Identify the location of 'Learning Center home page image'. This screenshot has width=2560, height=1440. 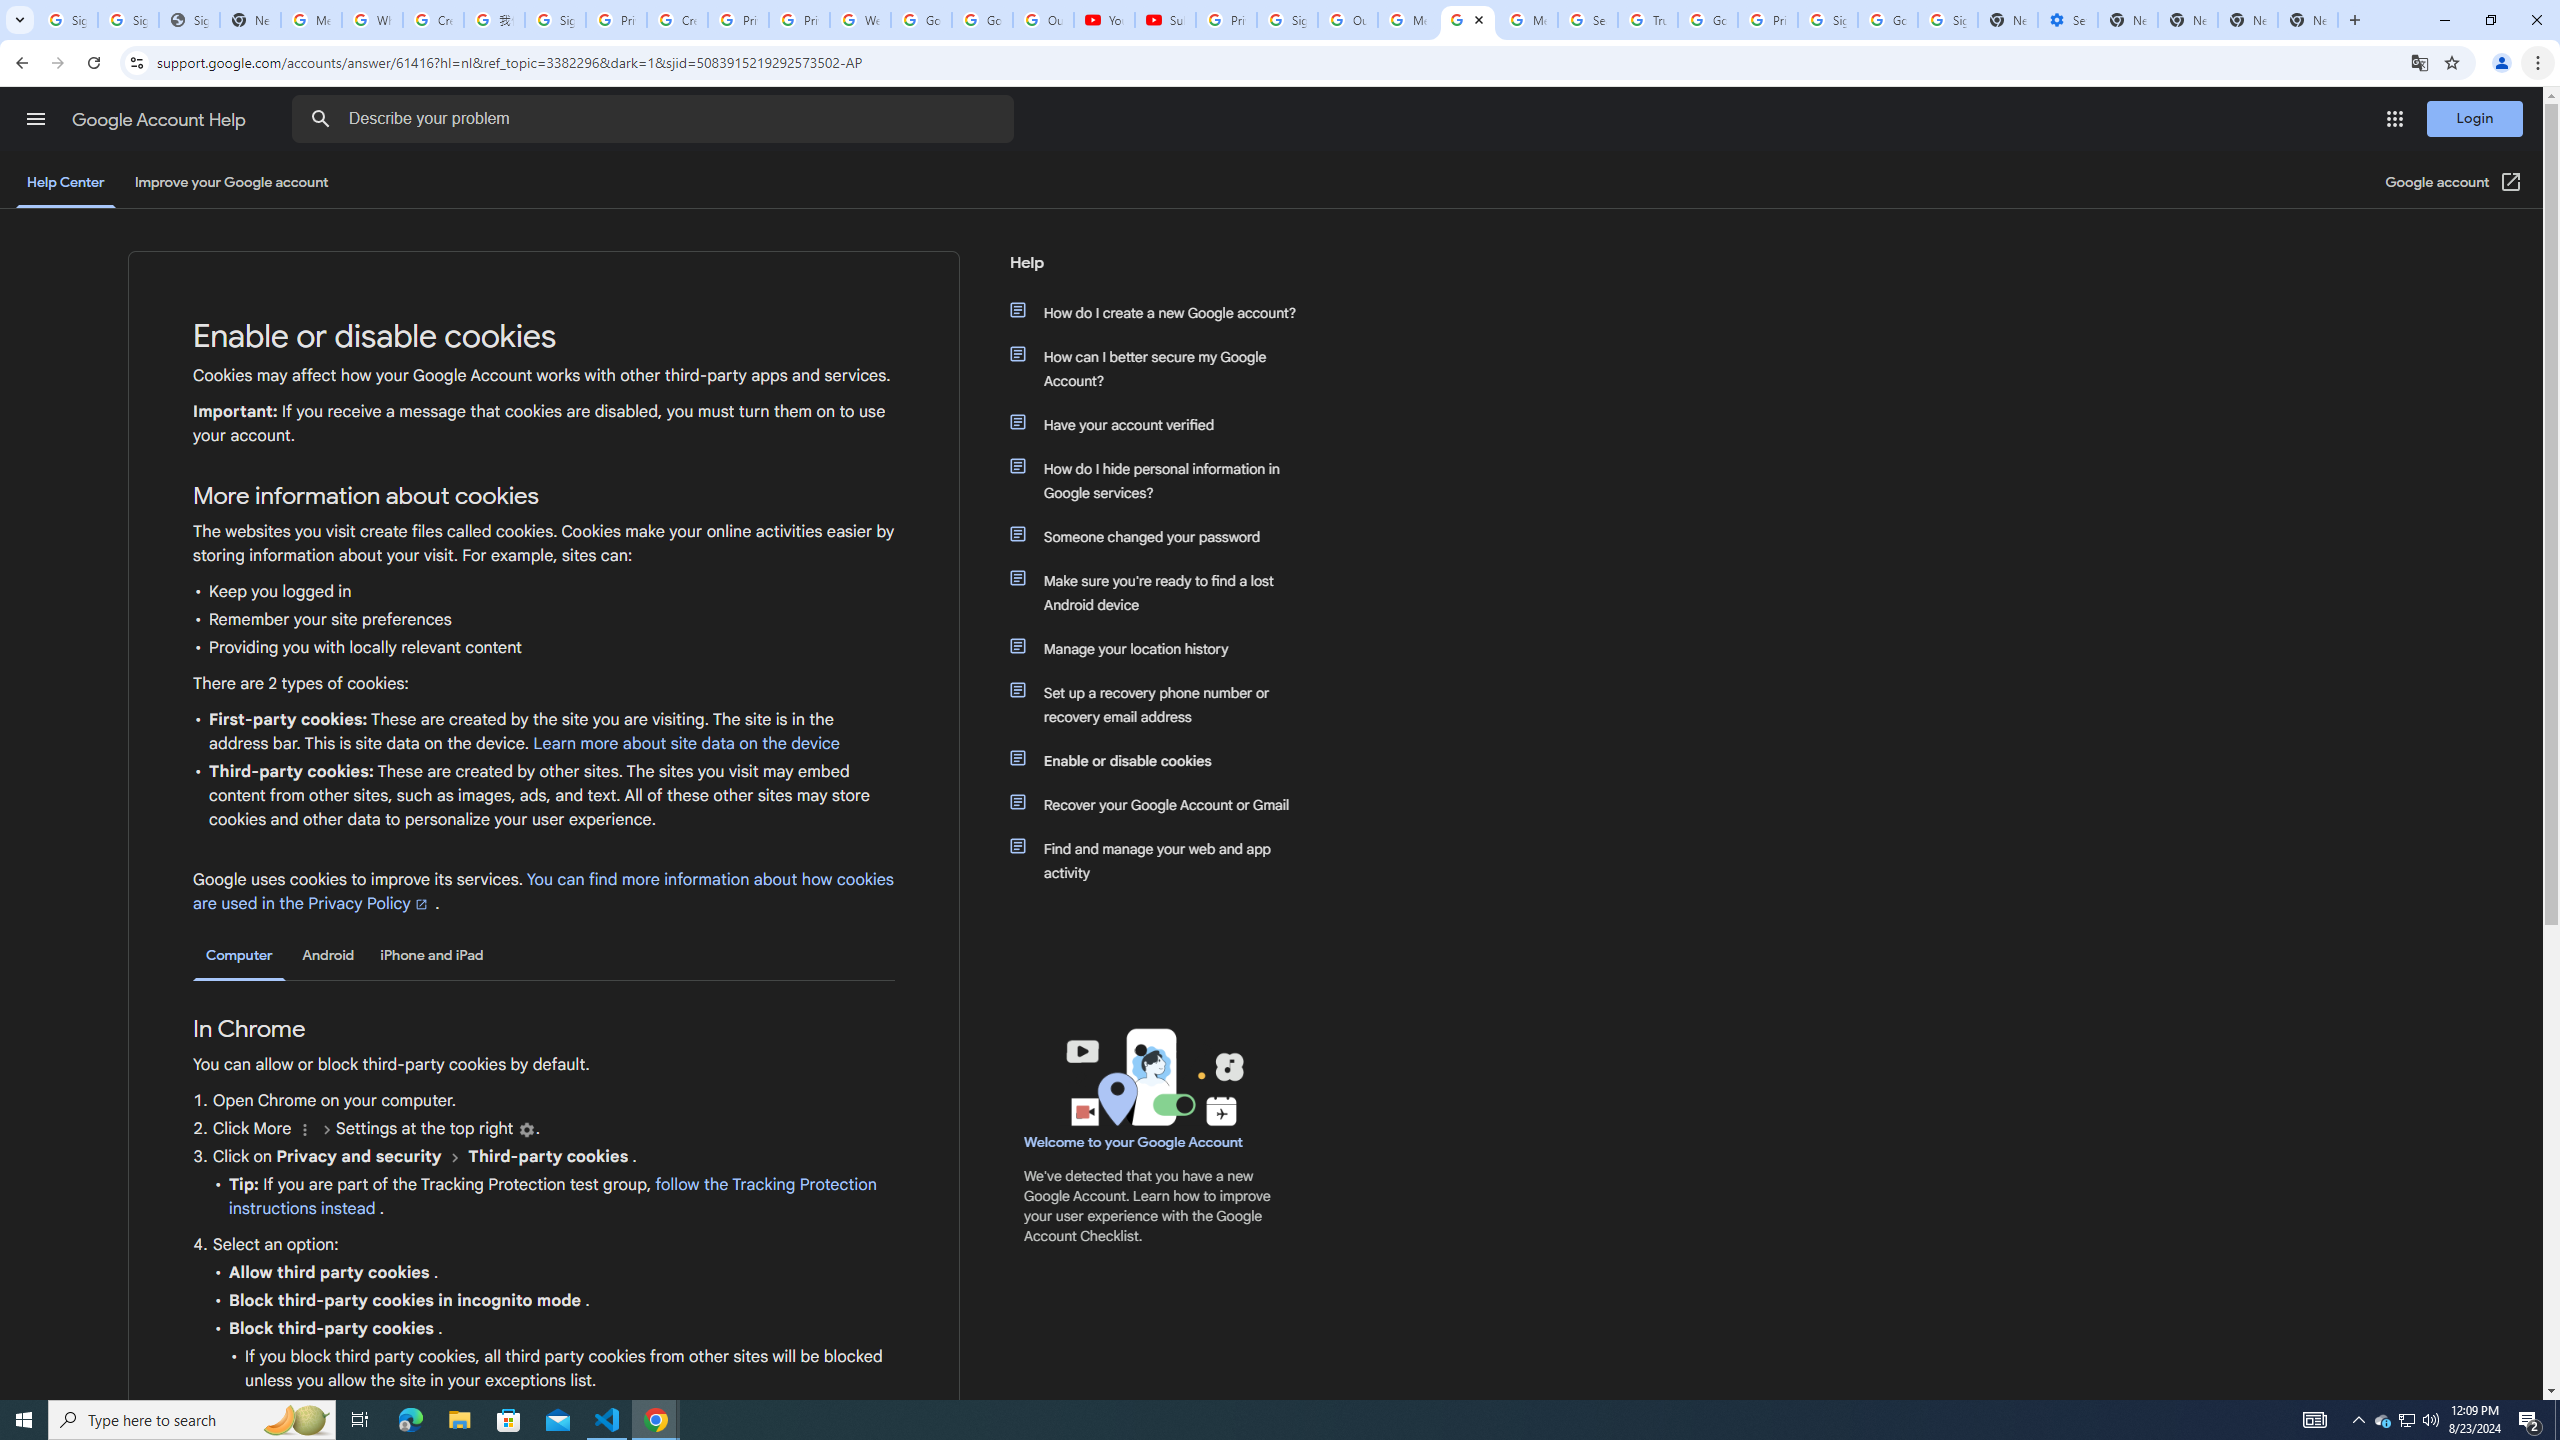
(1151, 1076).